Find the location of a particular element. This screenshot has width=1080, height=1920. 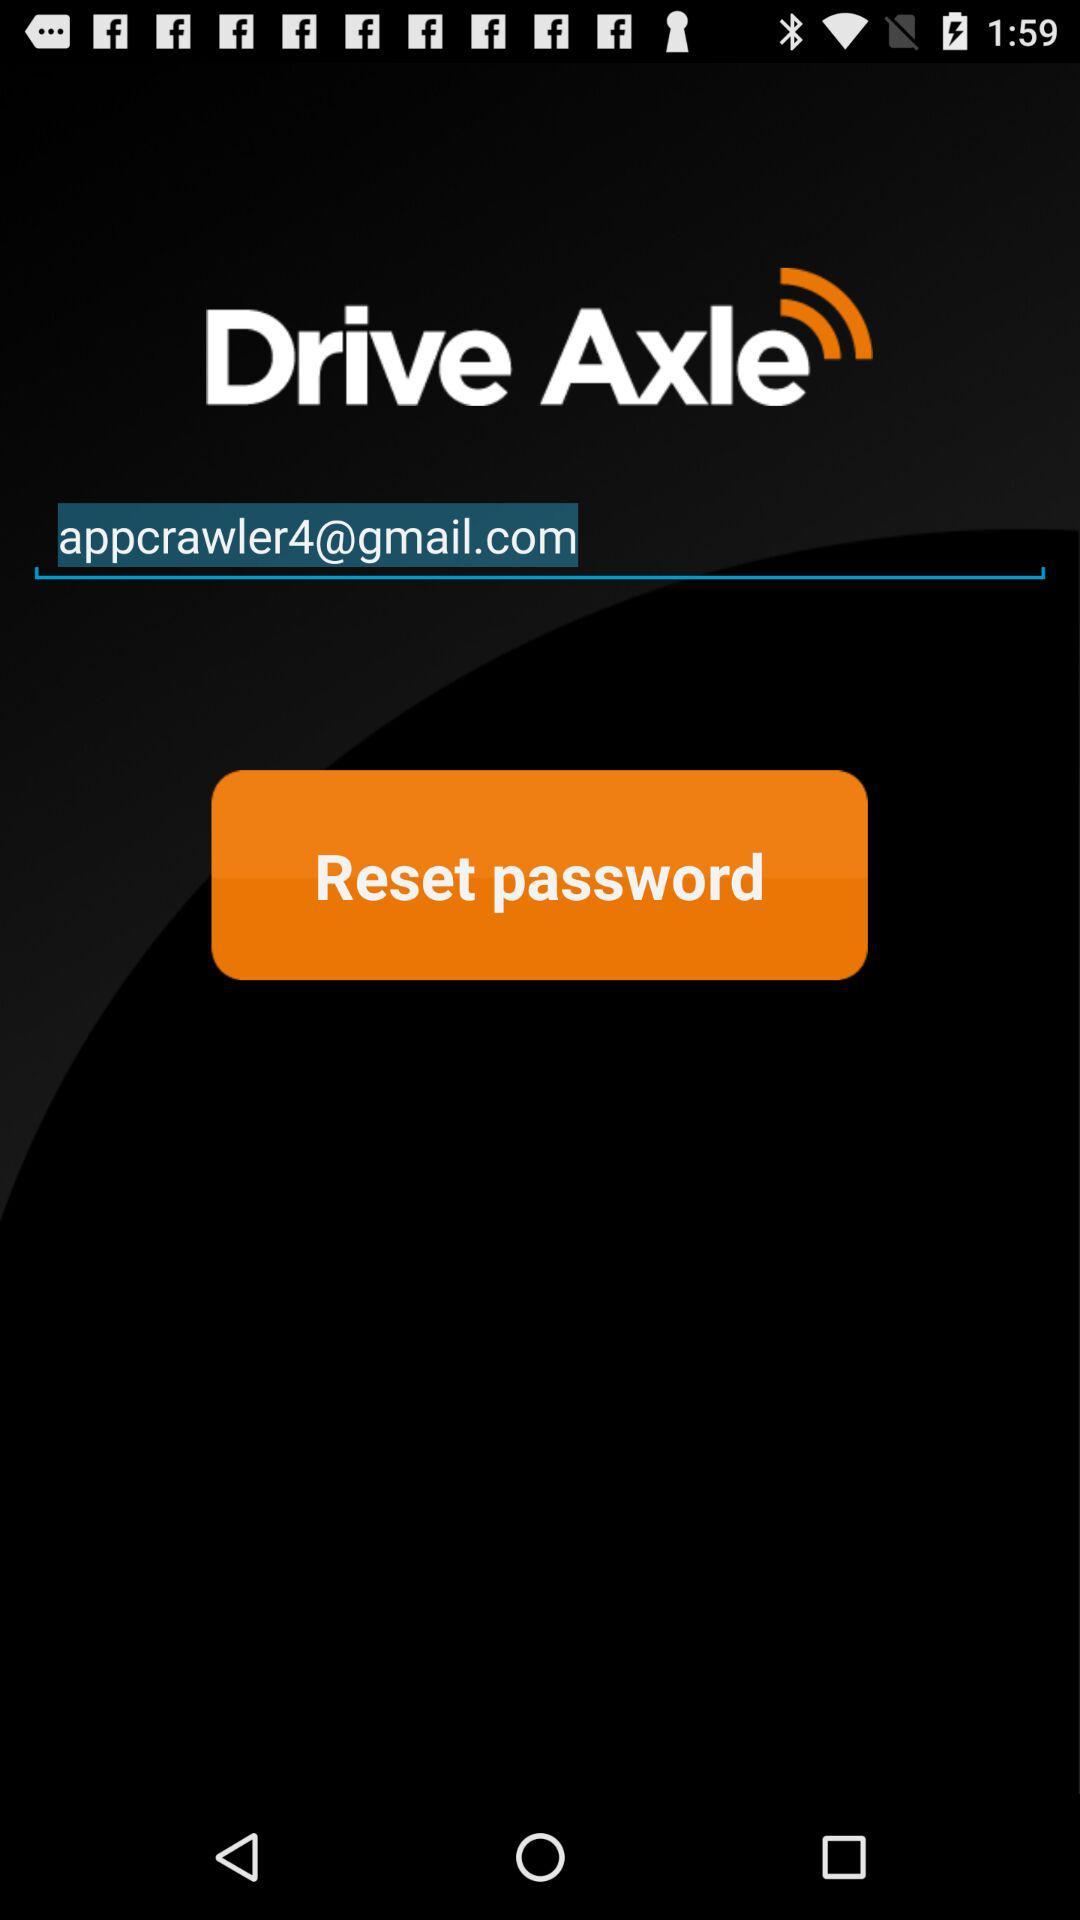

icon above reset password button is located at coordinates (540, 536).